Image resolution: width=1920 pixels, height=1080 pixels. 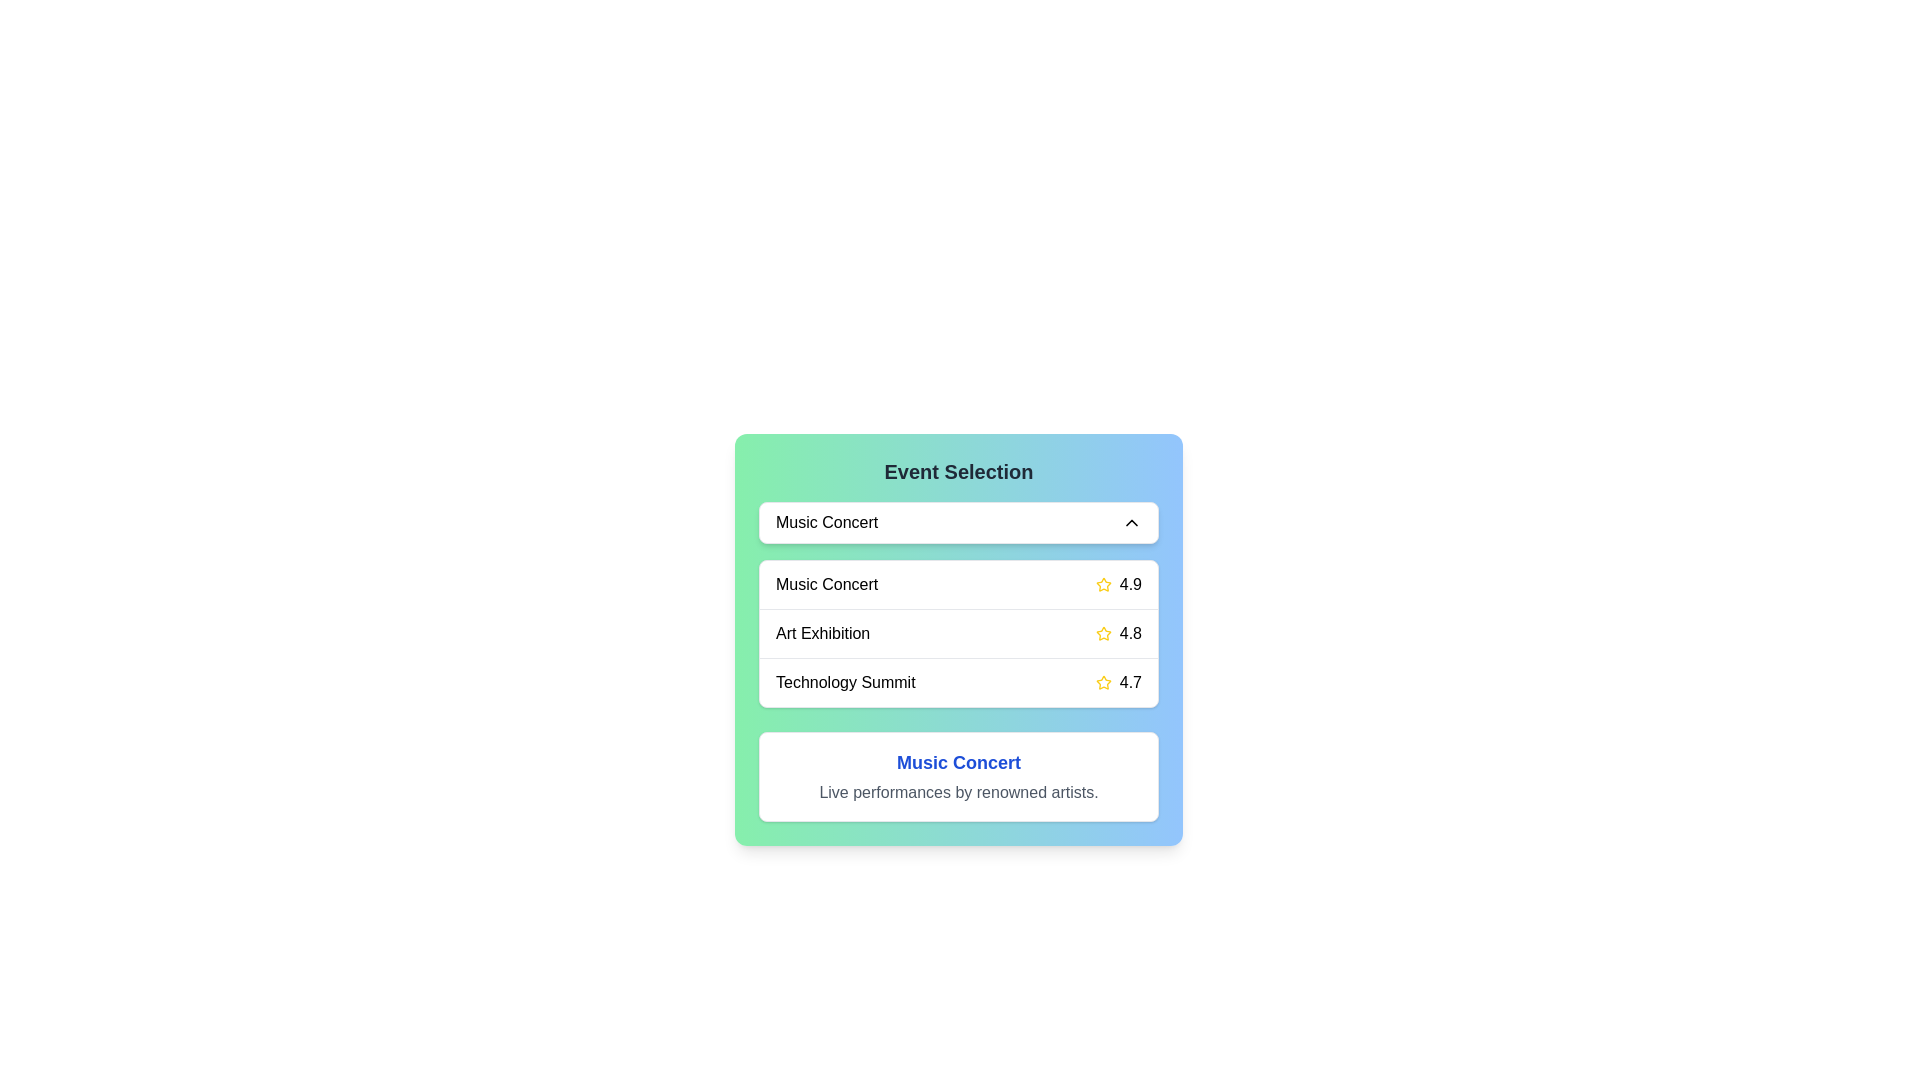 I want to click on static text displaying the rating '4.9' which is positioned to the right of a yellow star icon in the 'Event Selection' list for the 'Music Concert' option, so click(x=1130, y=585).